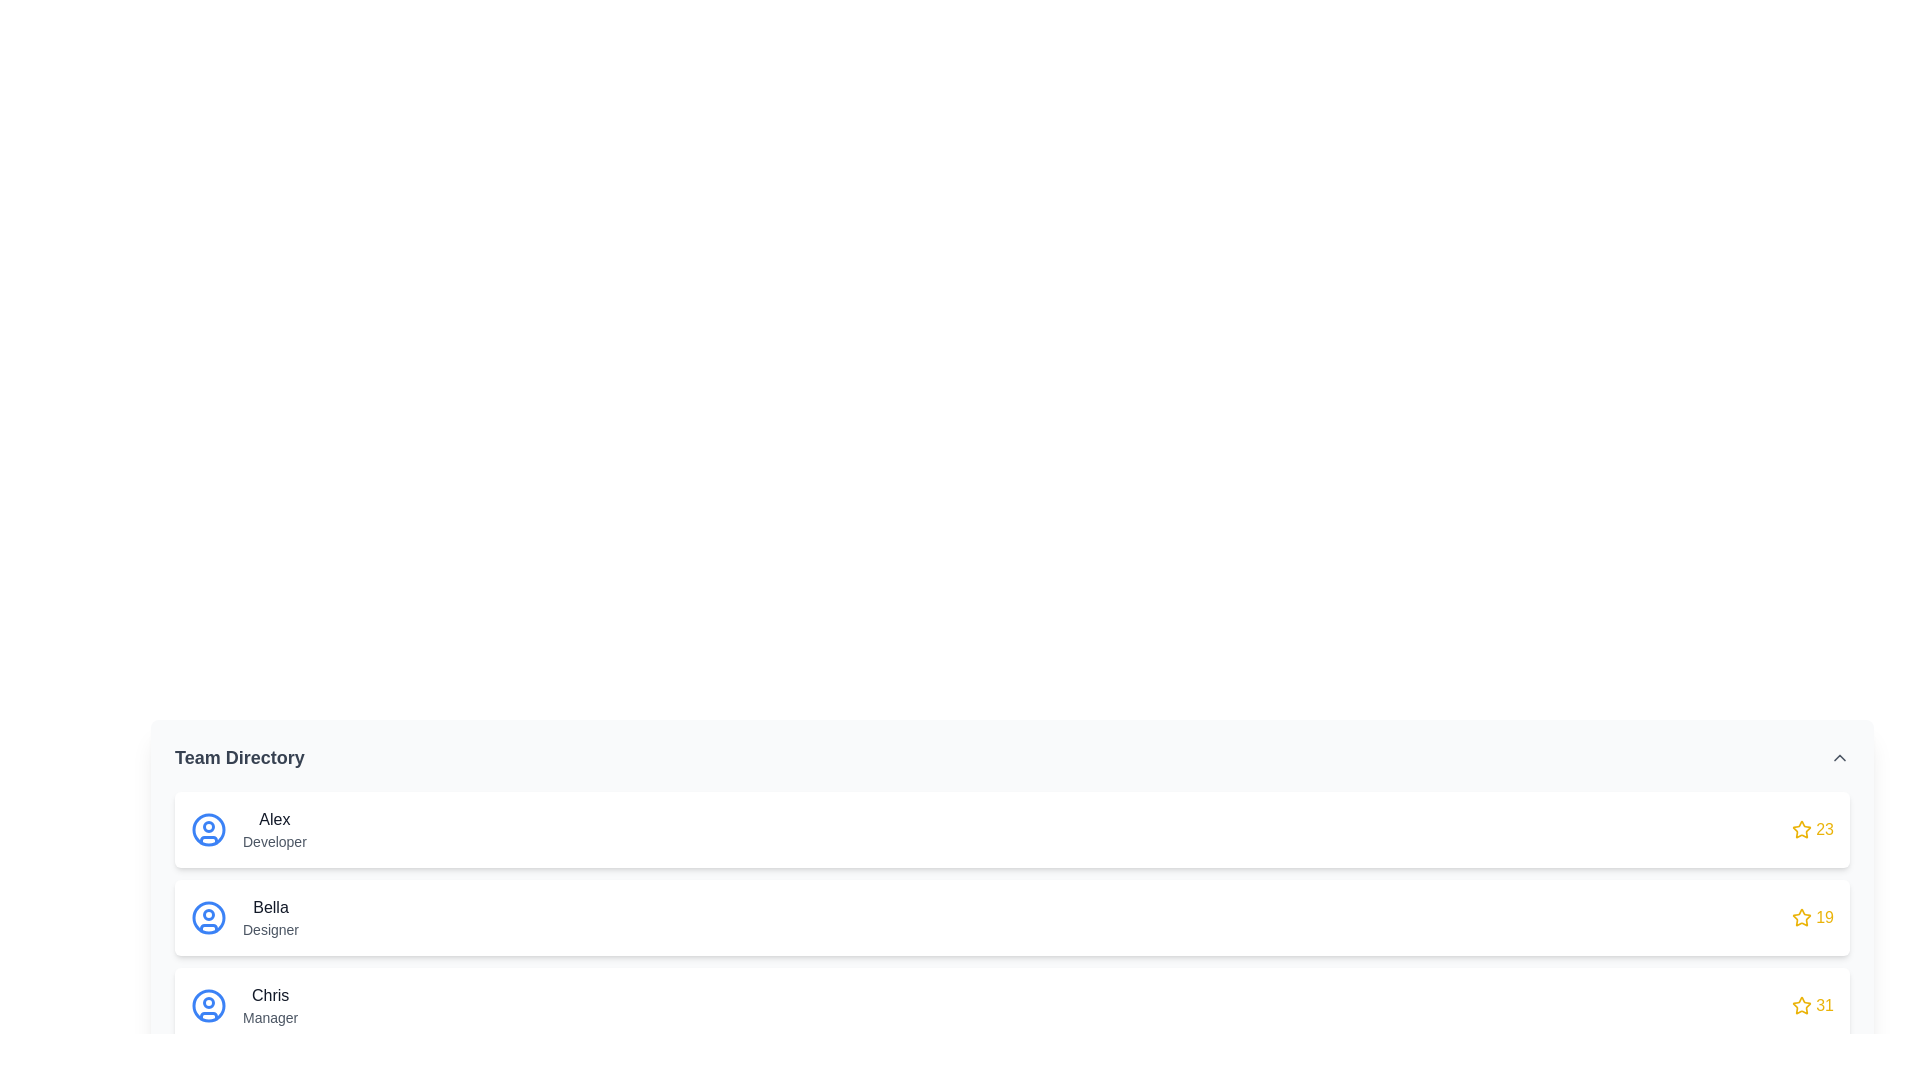  What do you see at coordinates (273, 829) in the screenshot?
I see `the Text Label that displays the name and role of the first team member in the 'Team Directory' section, located to the right of the circular user icon` at bounding box center [273, 829].